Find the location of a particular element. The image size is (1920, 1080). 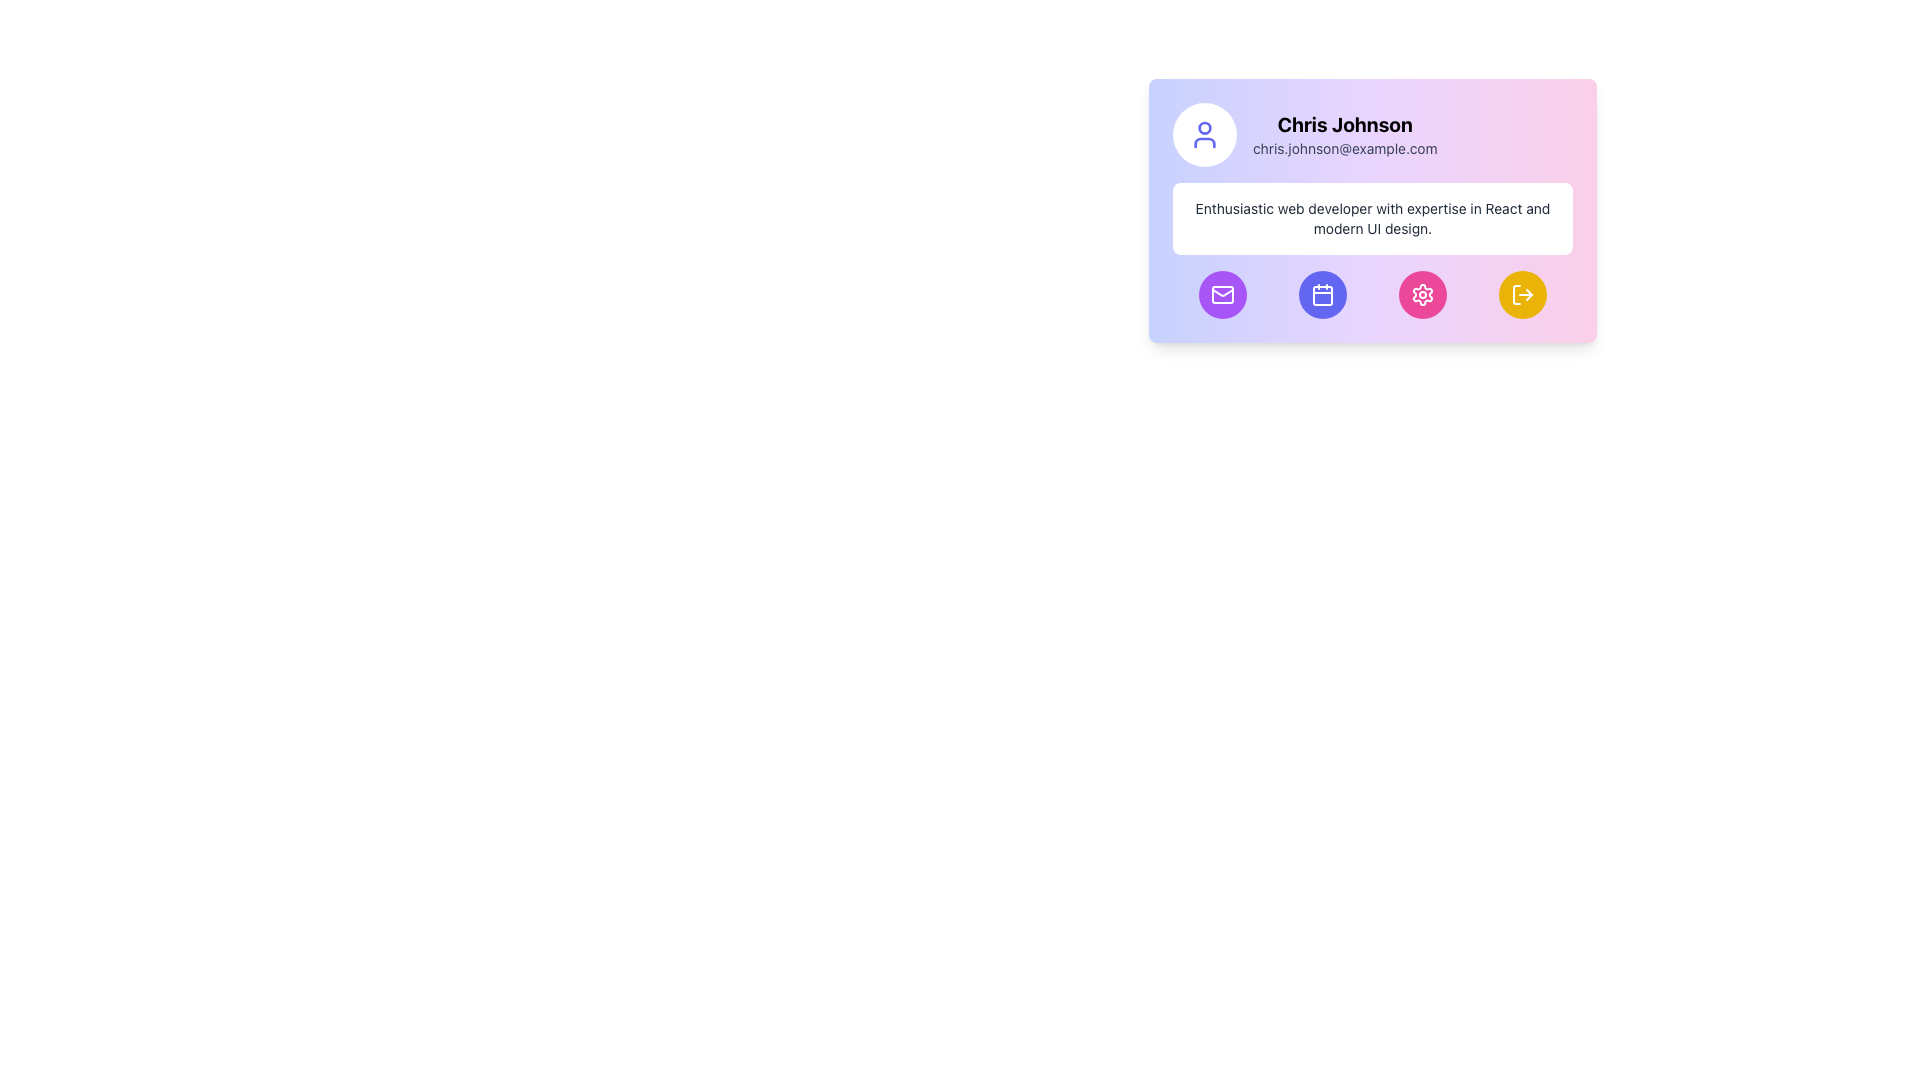

the fourth circular button with a pink background and a white settings icon is located at coordinates (1421, 294).